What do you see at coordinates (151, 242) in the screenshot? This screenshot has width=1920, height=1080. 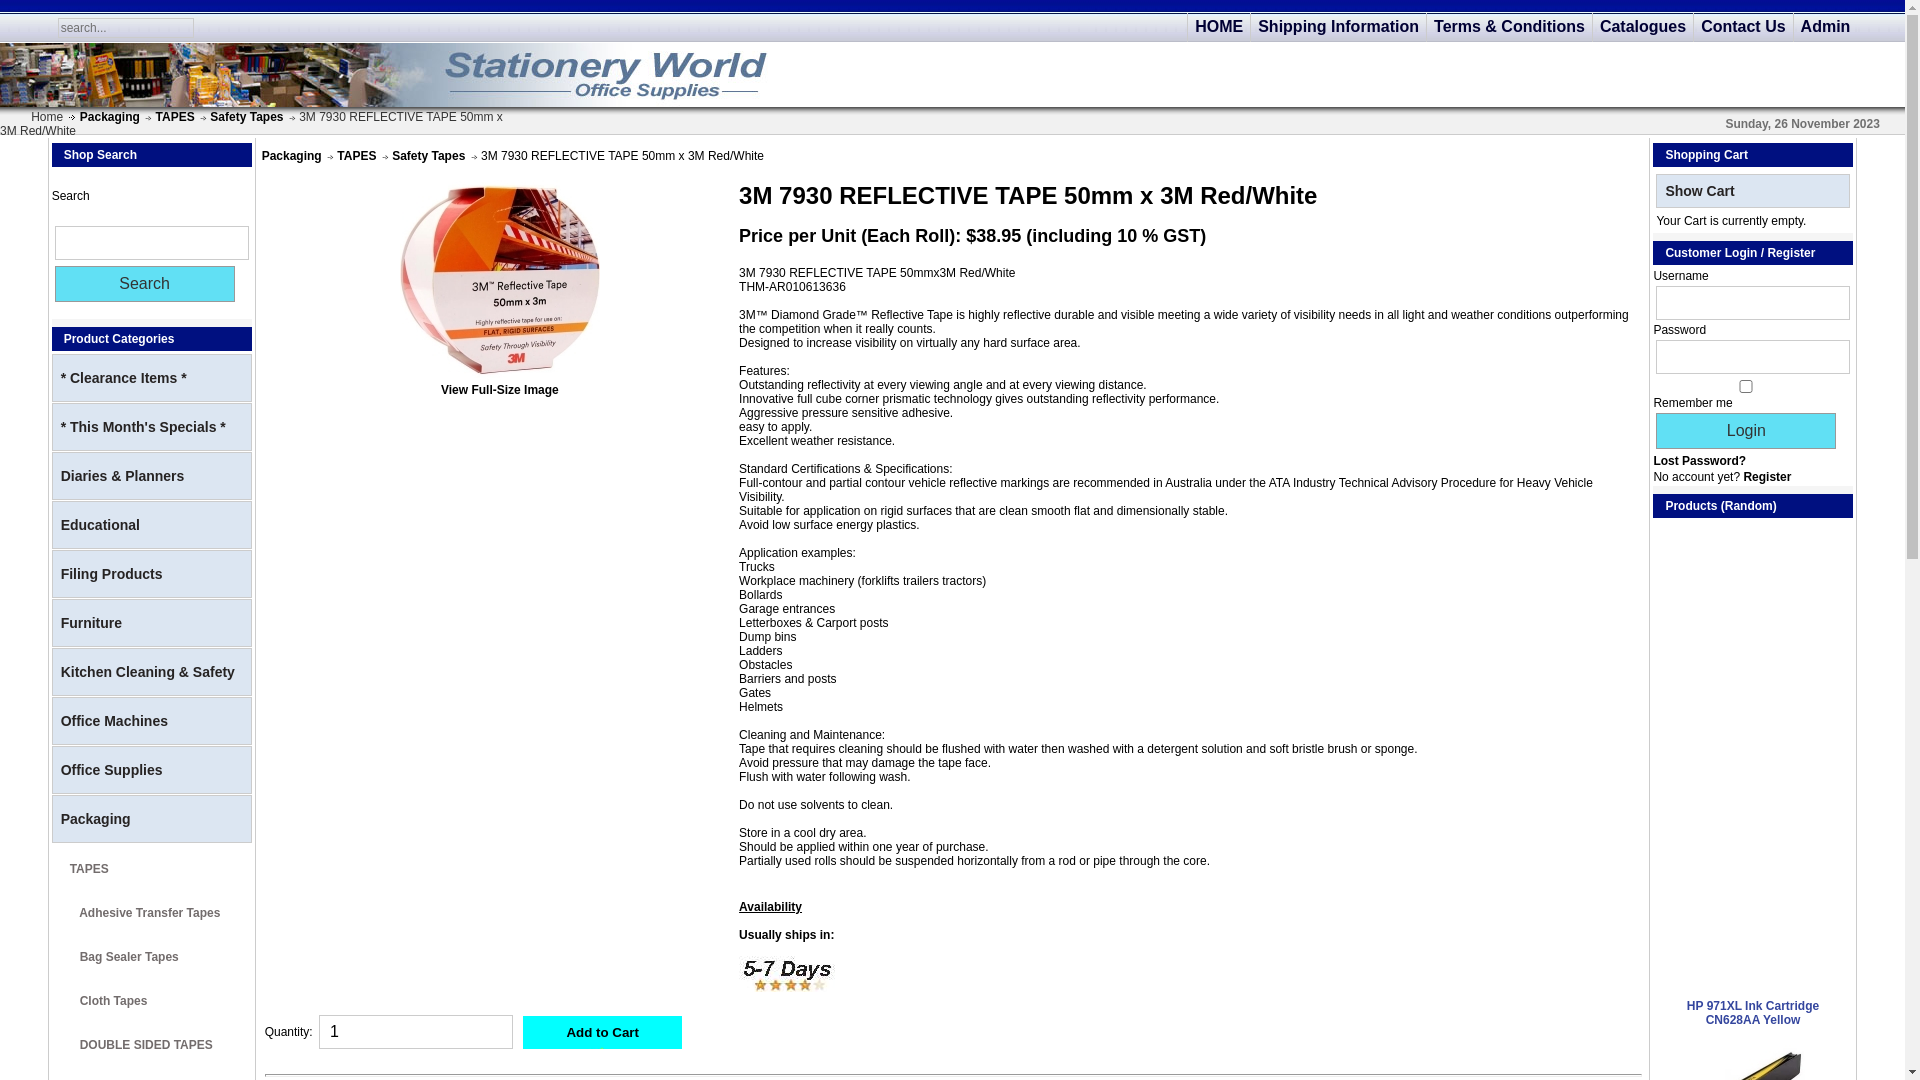 I see `'Search'` at bounding box center [151, 242].